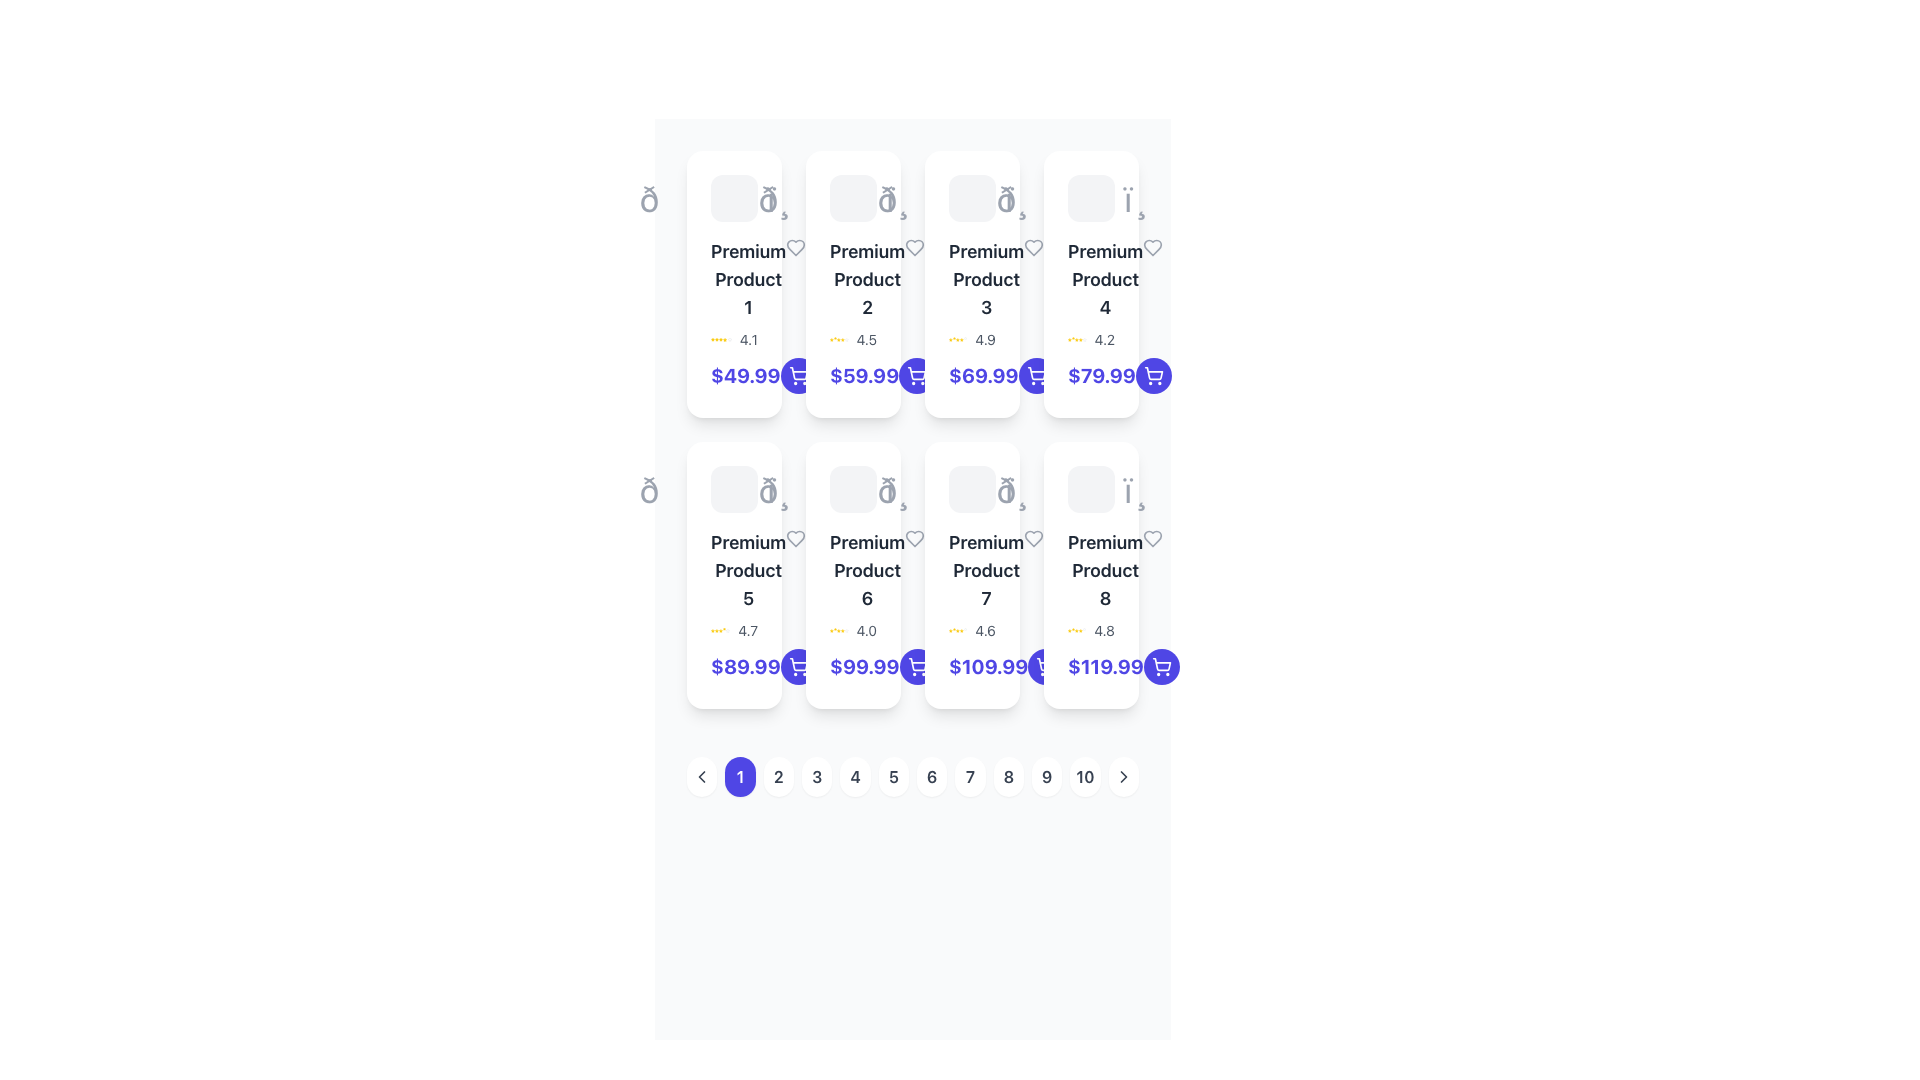 This screenshot has height=1080, width=1920. What do you see at coordinates (716, 631) in the screenshot?
I see `the yellow star icon, which is the second star in the rating display below 'Premium Product 5' in the product grid` at bounding box center [716, 631].